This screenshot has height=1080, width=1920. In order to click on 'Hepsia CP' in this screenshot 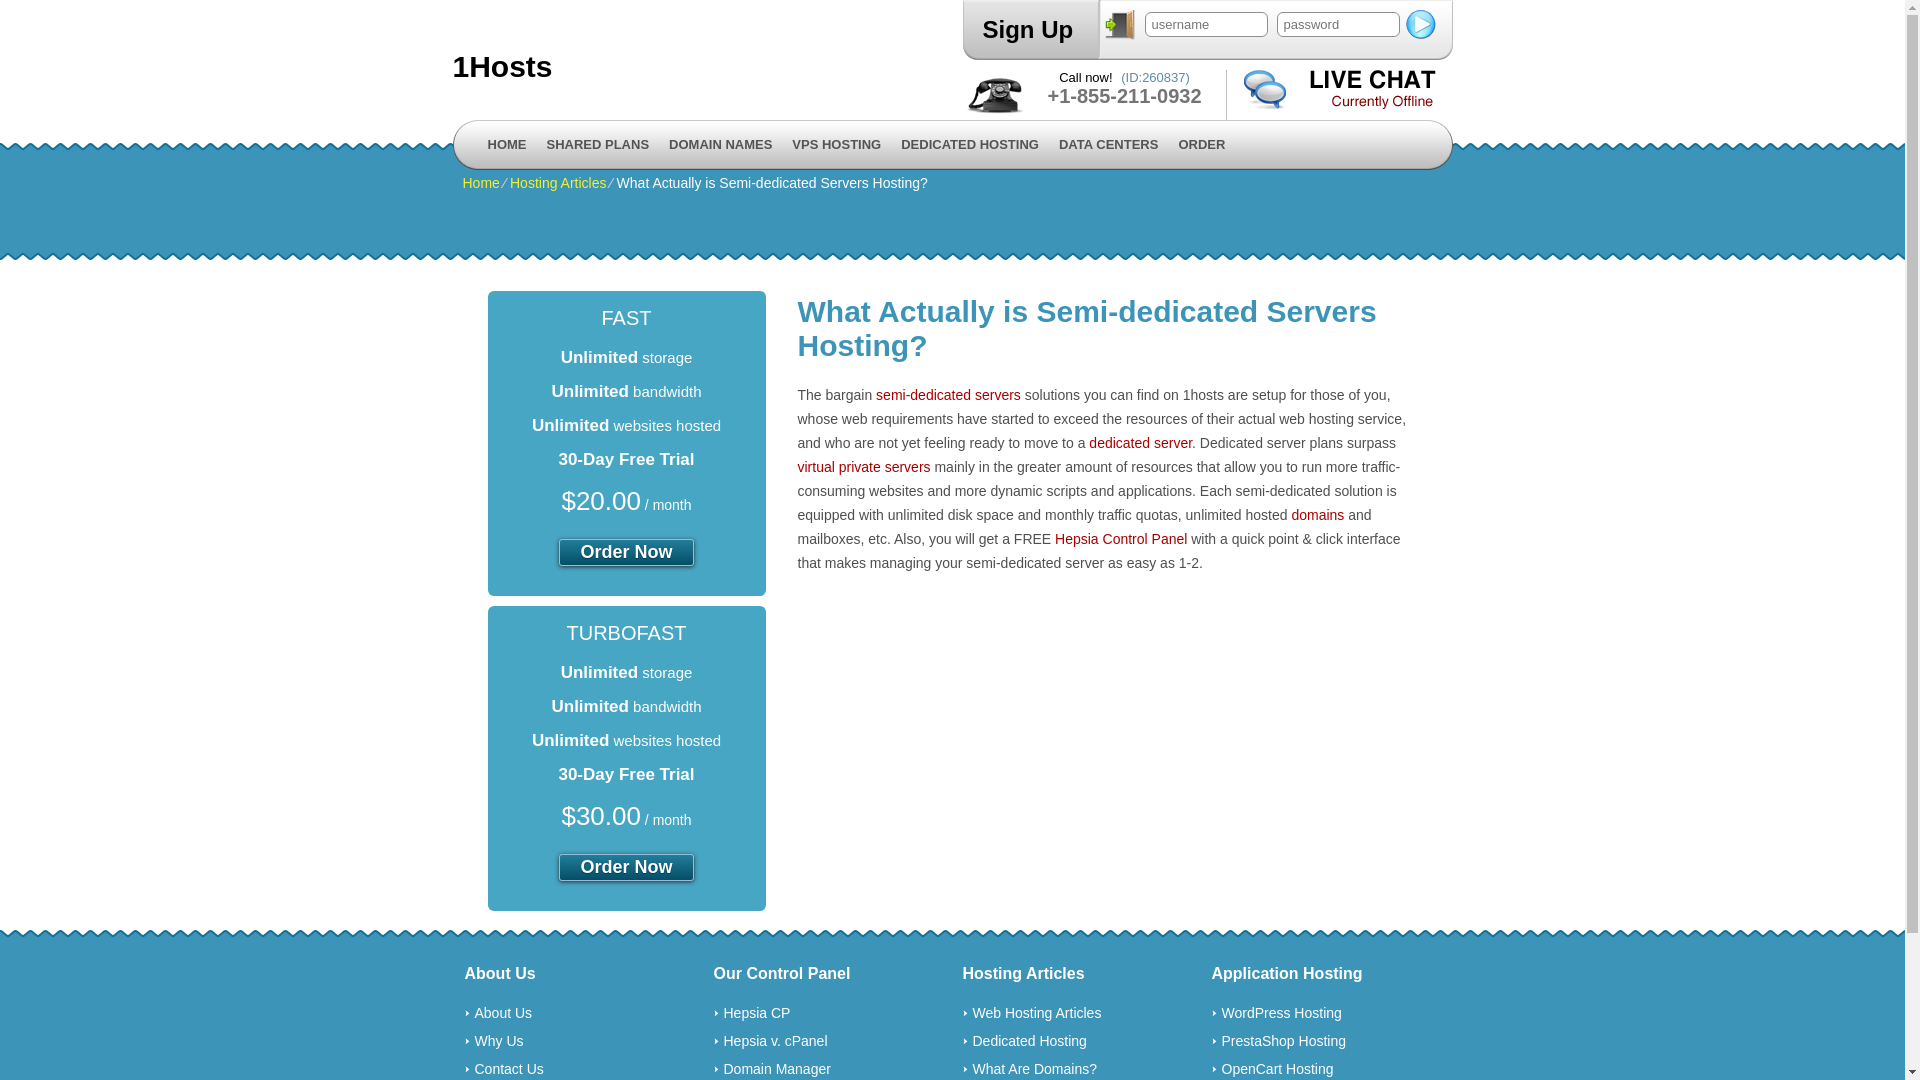, I will do `click(756, 1013)`.